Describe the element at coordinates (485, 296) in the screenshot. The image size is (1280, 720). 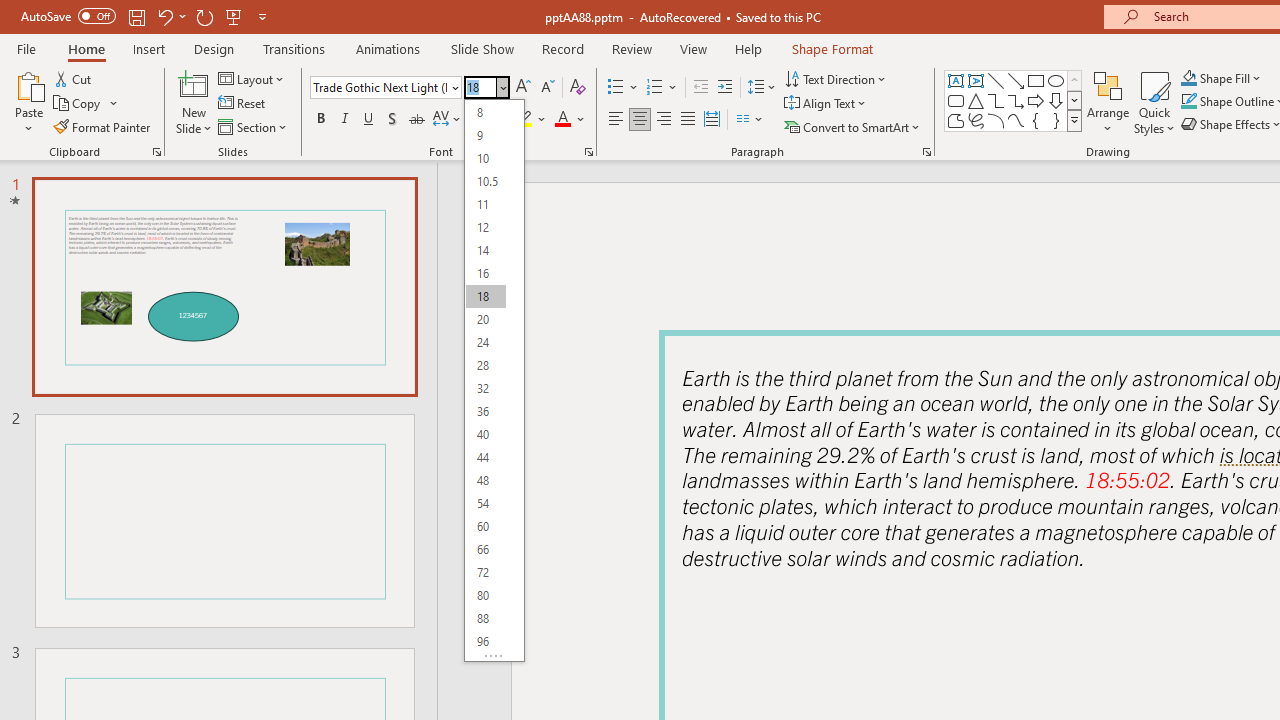
I see `'18'` at that location.